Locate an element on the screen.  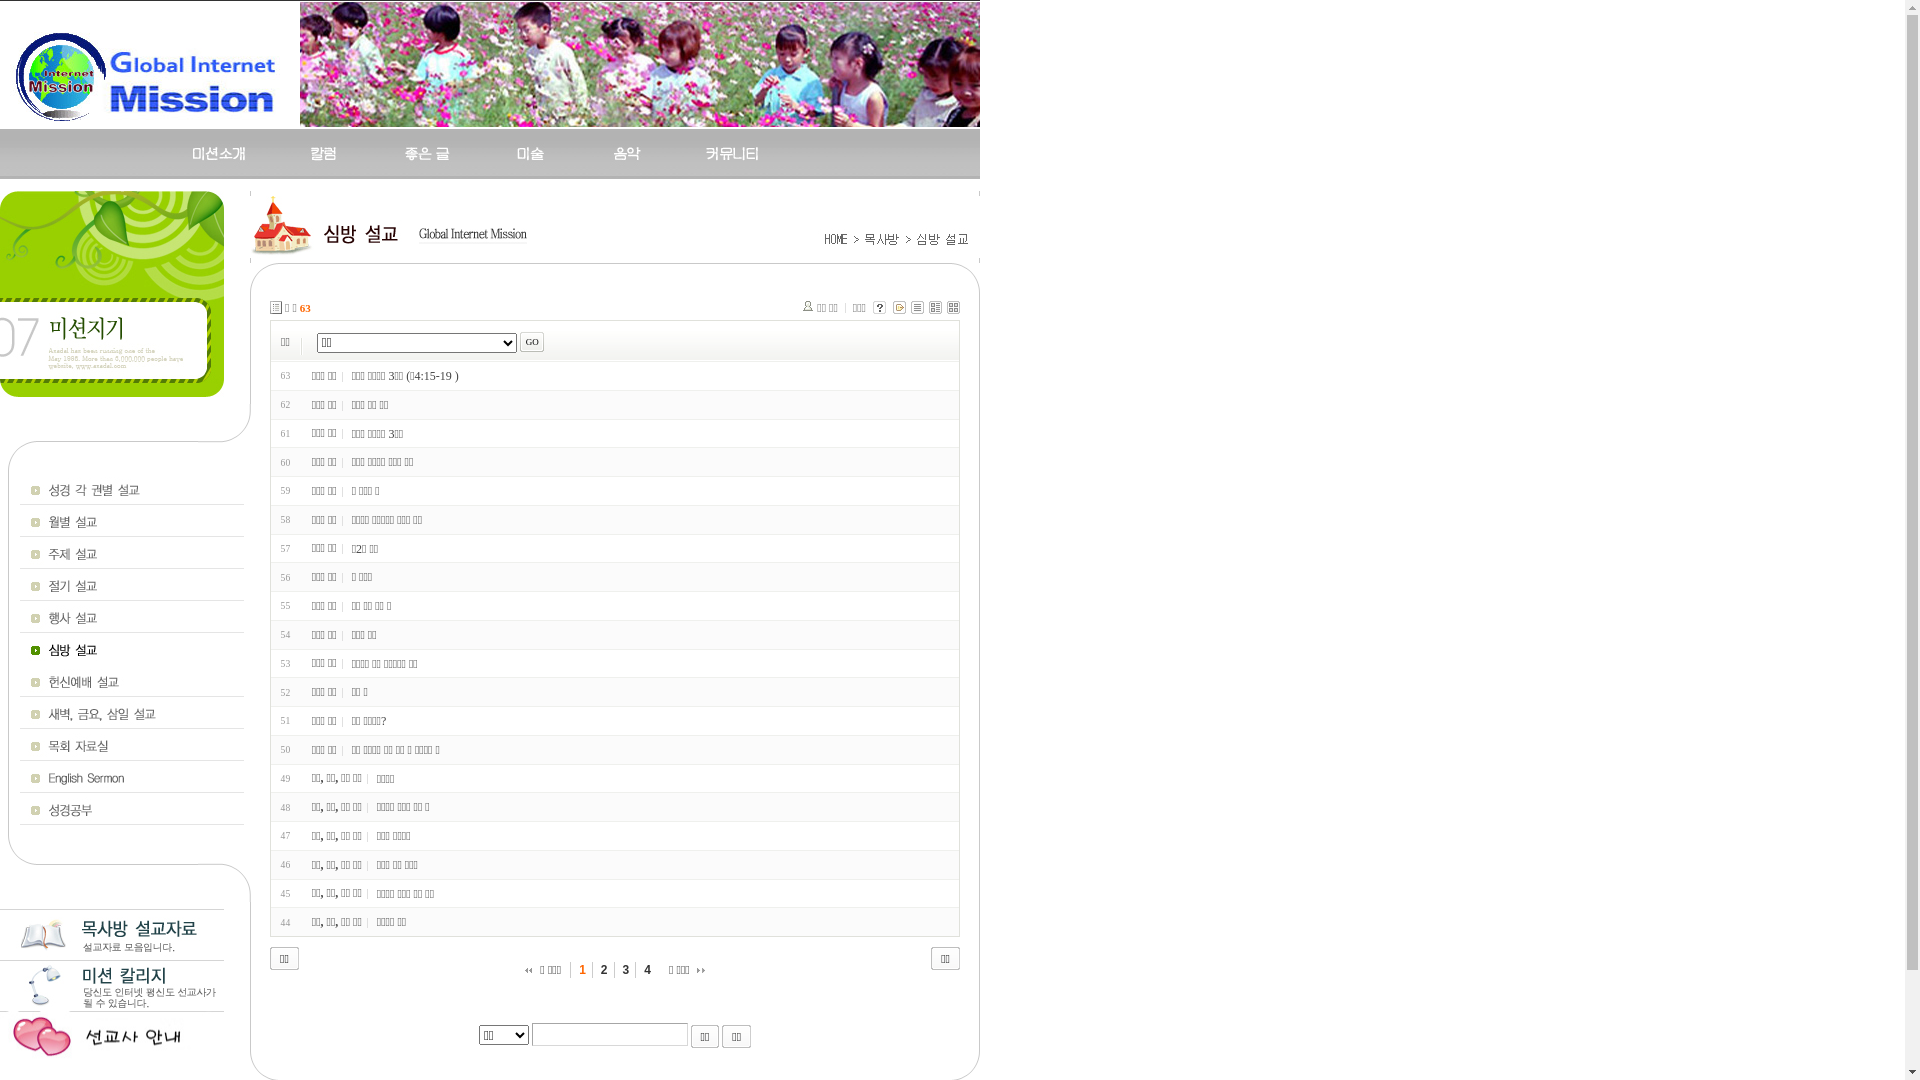
'2' is located at coordinates (604, 968).